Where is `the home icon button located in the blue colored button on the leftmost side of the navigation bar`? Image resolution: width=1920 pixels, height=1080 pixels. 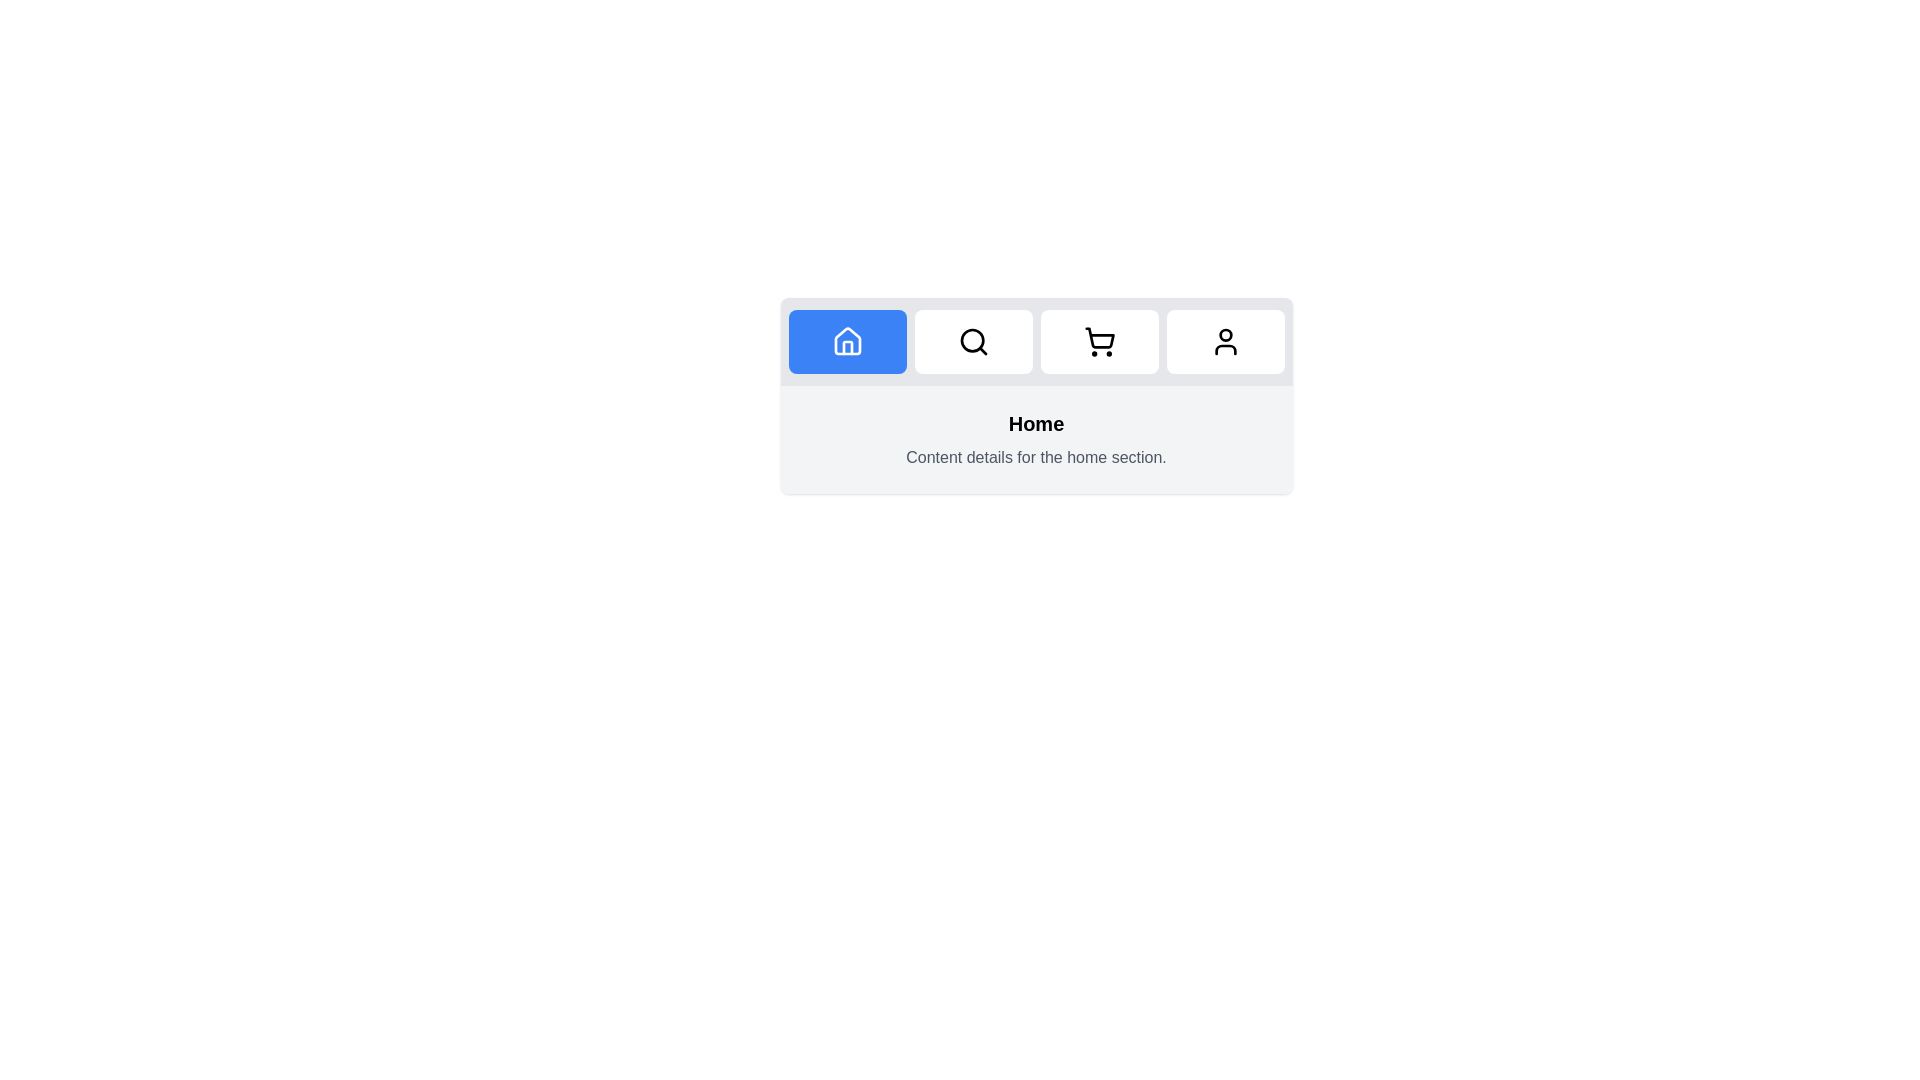 the home icon button located in the blue colored button on the leftmost side of the navigation bar is located at coordinates (847, 341).